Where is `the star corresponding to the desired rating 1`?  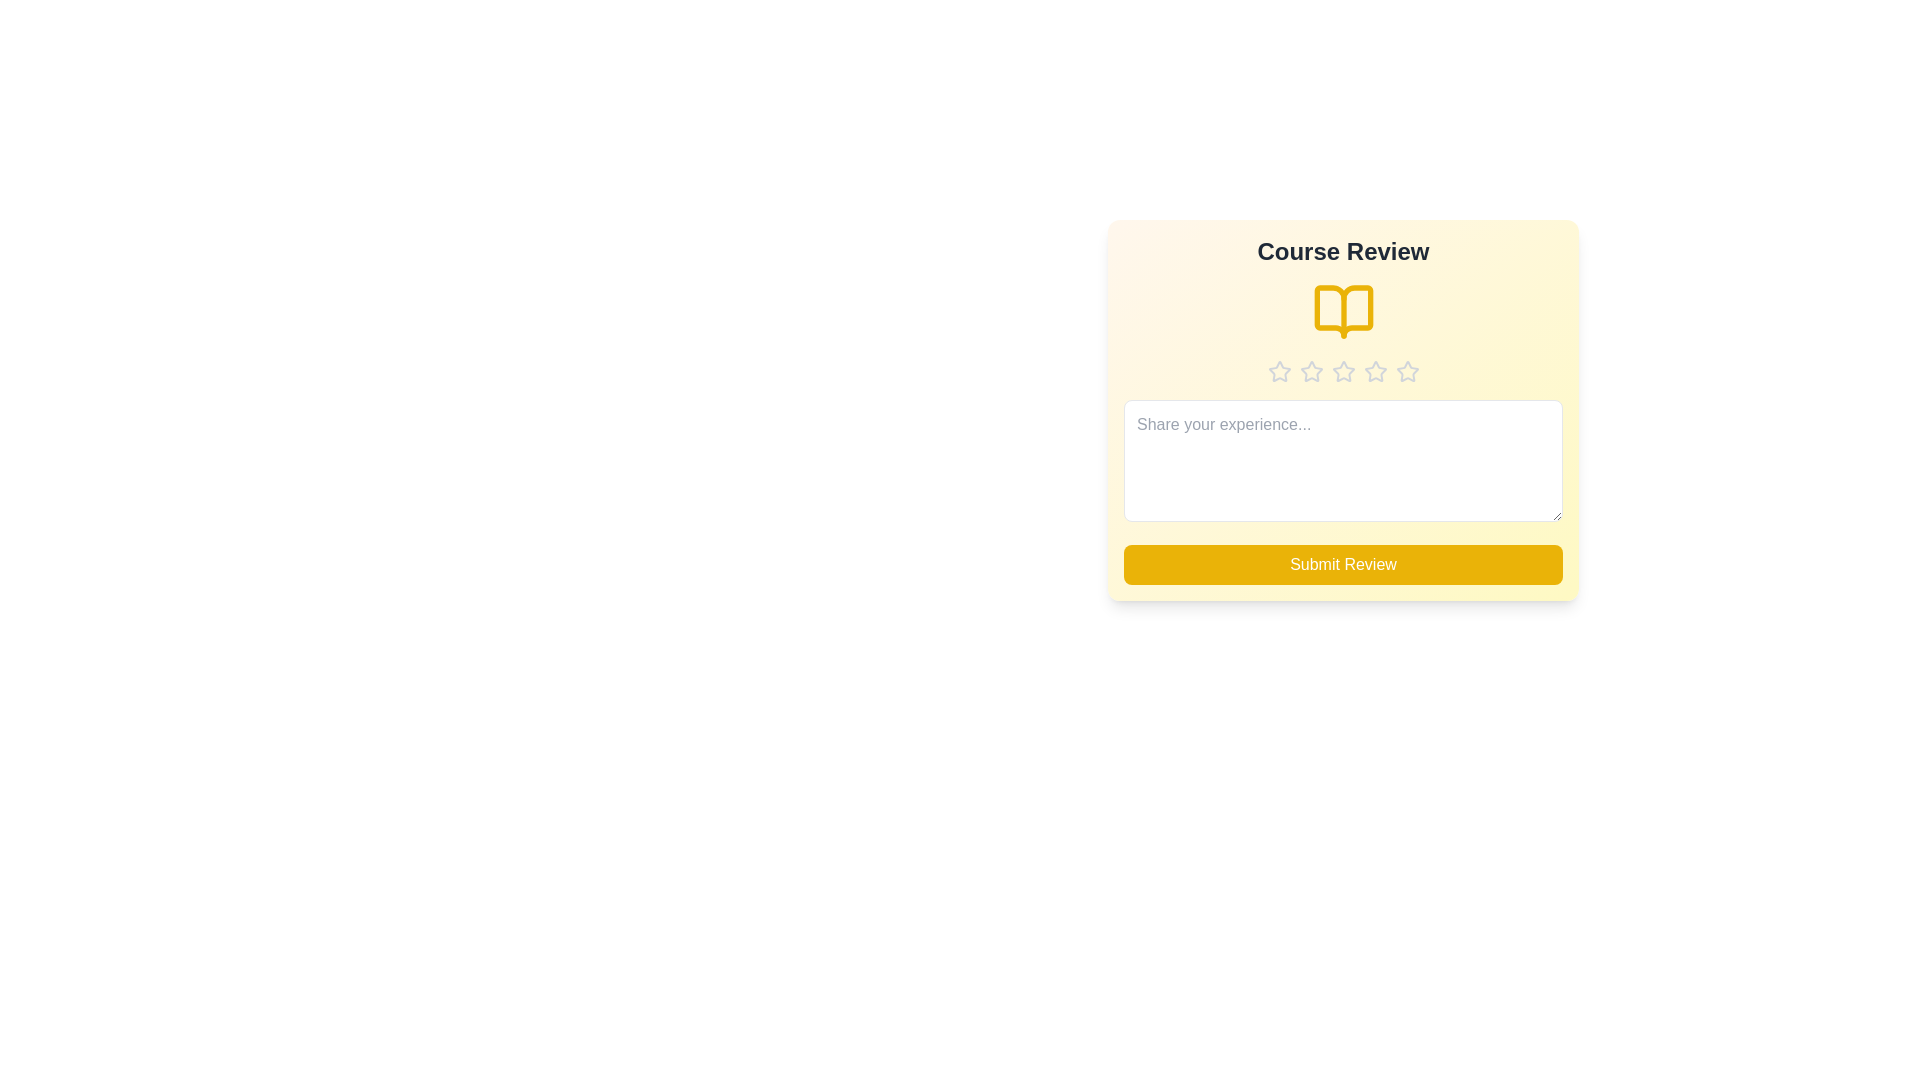 the star corresponding to the desired rating 1 is located at coordinates (1278, 371).